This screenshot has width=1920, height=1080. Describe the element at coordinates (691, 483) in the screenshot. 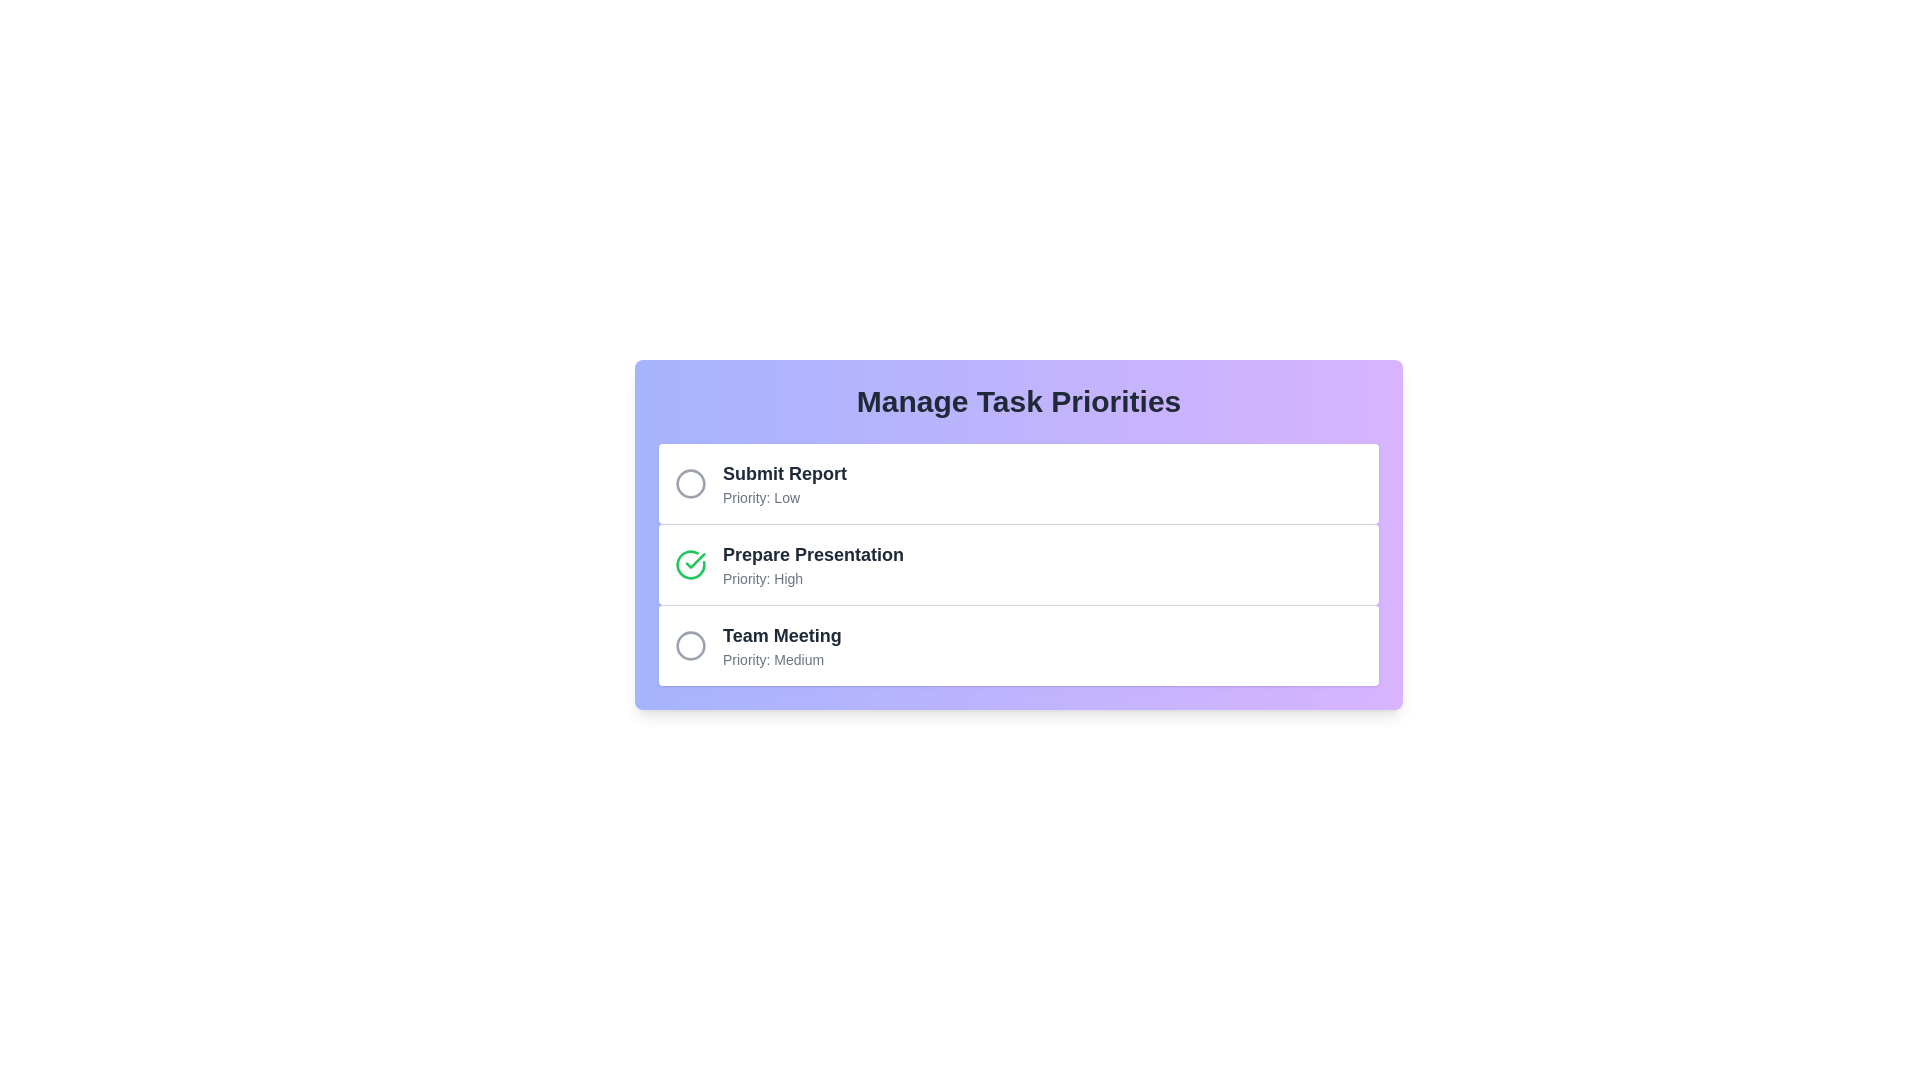

I see `the task Submit Report to observe hover effects` at that location.